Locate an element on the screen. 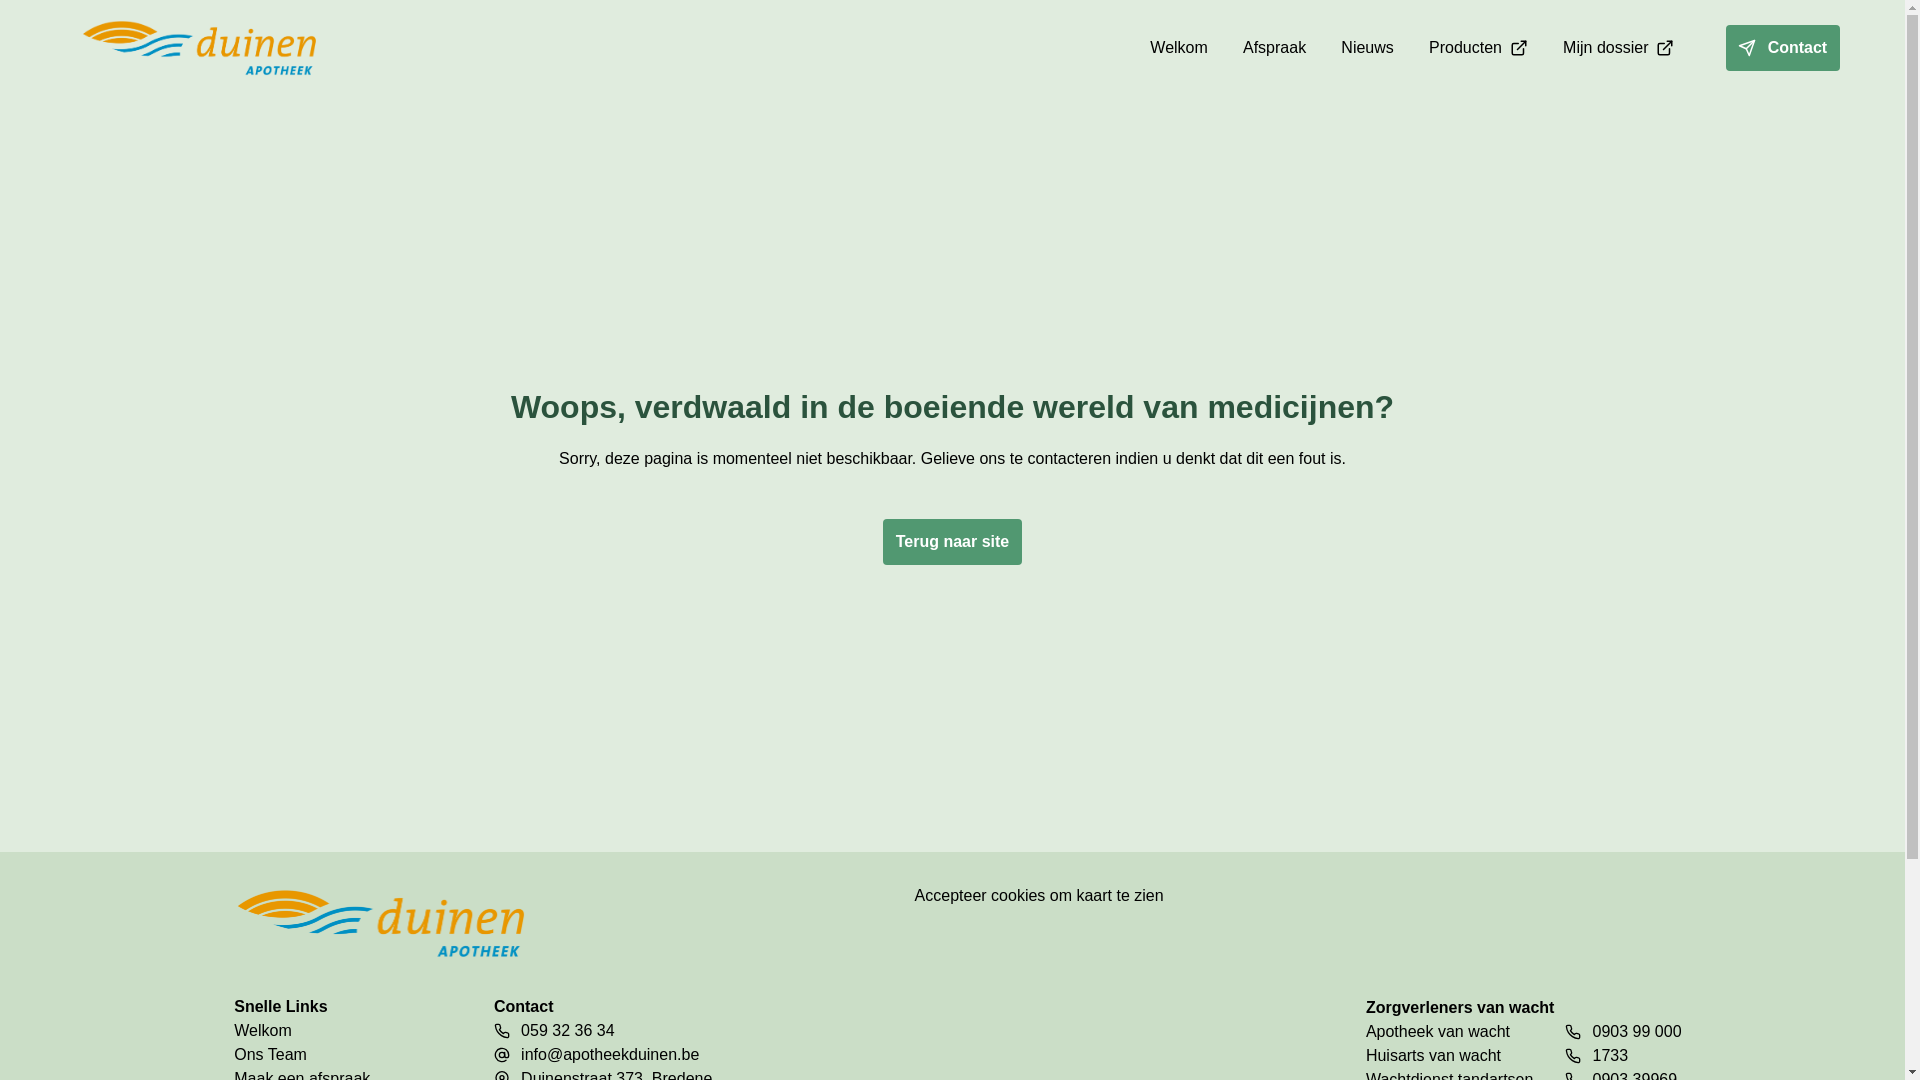 Image resolution: width=1920 pixels, height=1080 pixels. 'Apotheek van wacht' is located at coordinates (1449, 1032).